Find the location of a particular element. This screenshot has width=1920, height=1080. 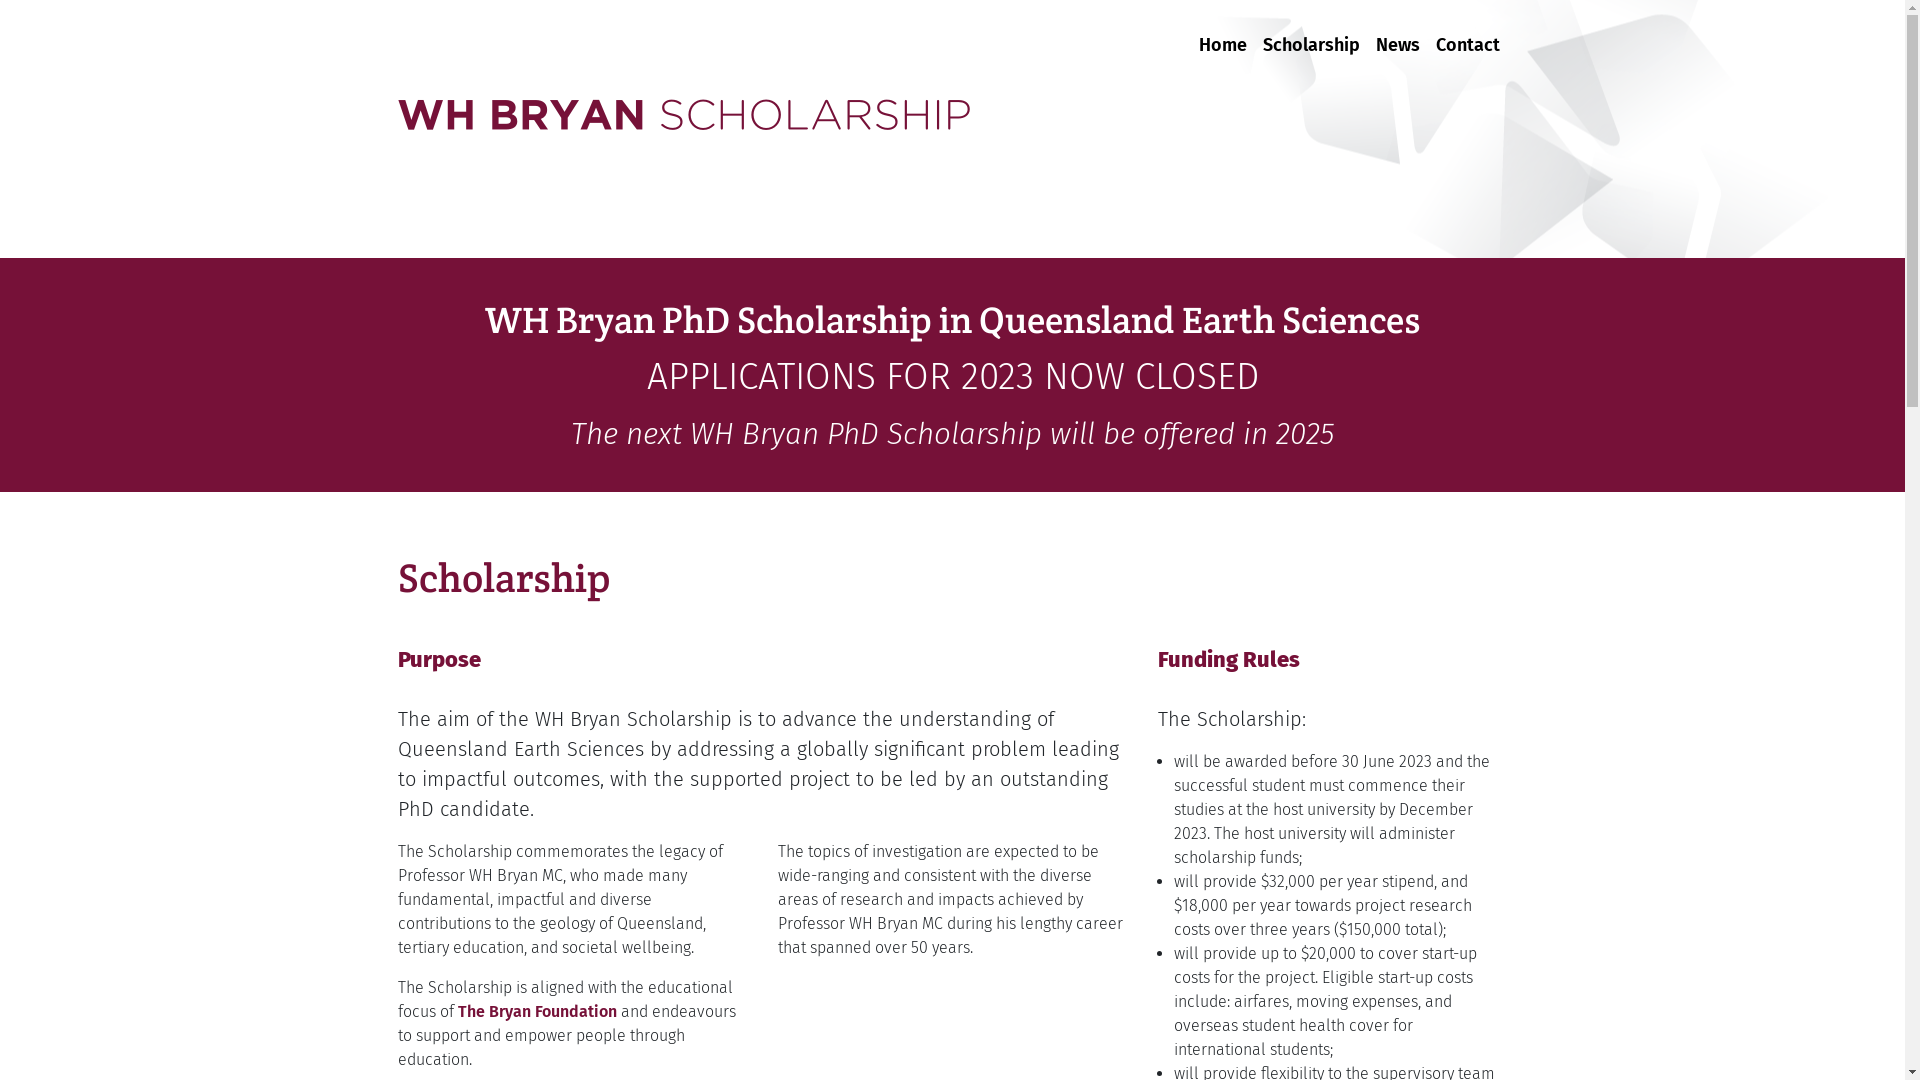

'Home' is located at coordinates (1190, 33).